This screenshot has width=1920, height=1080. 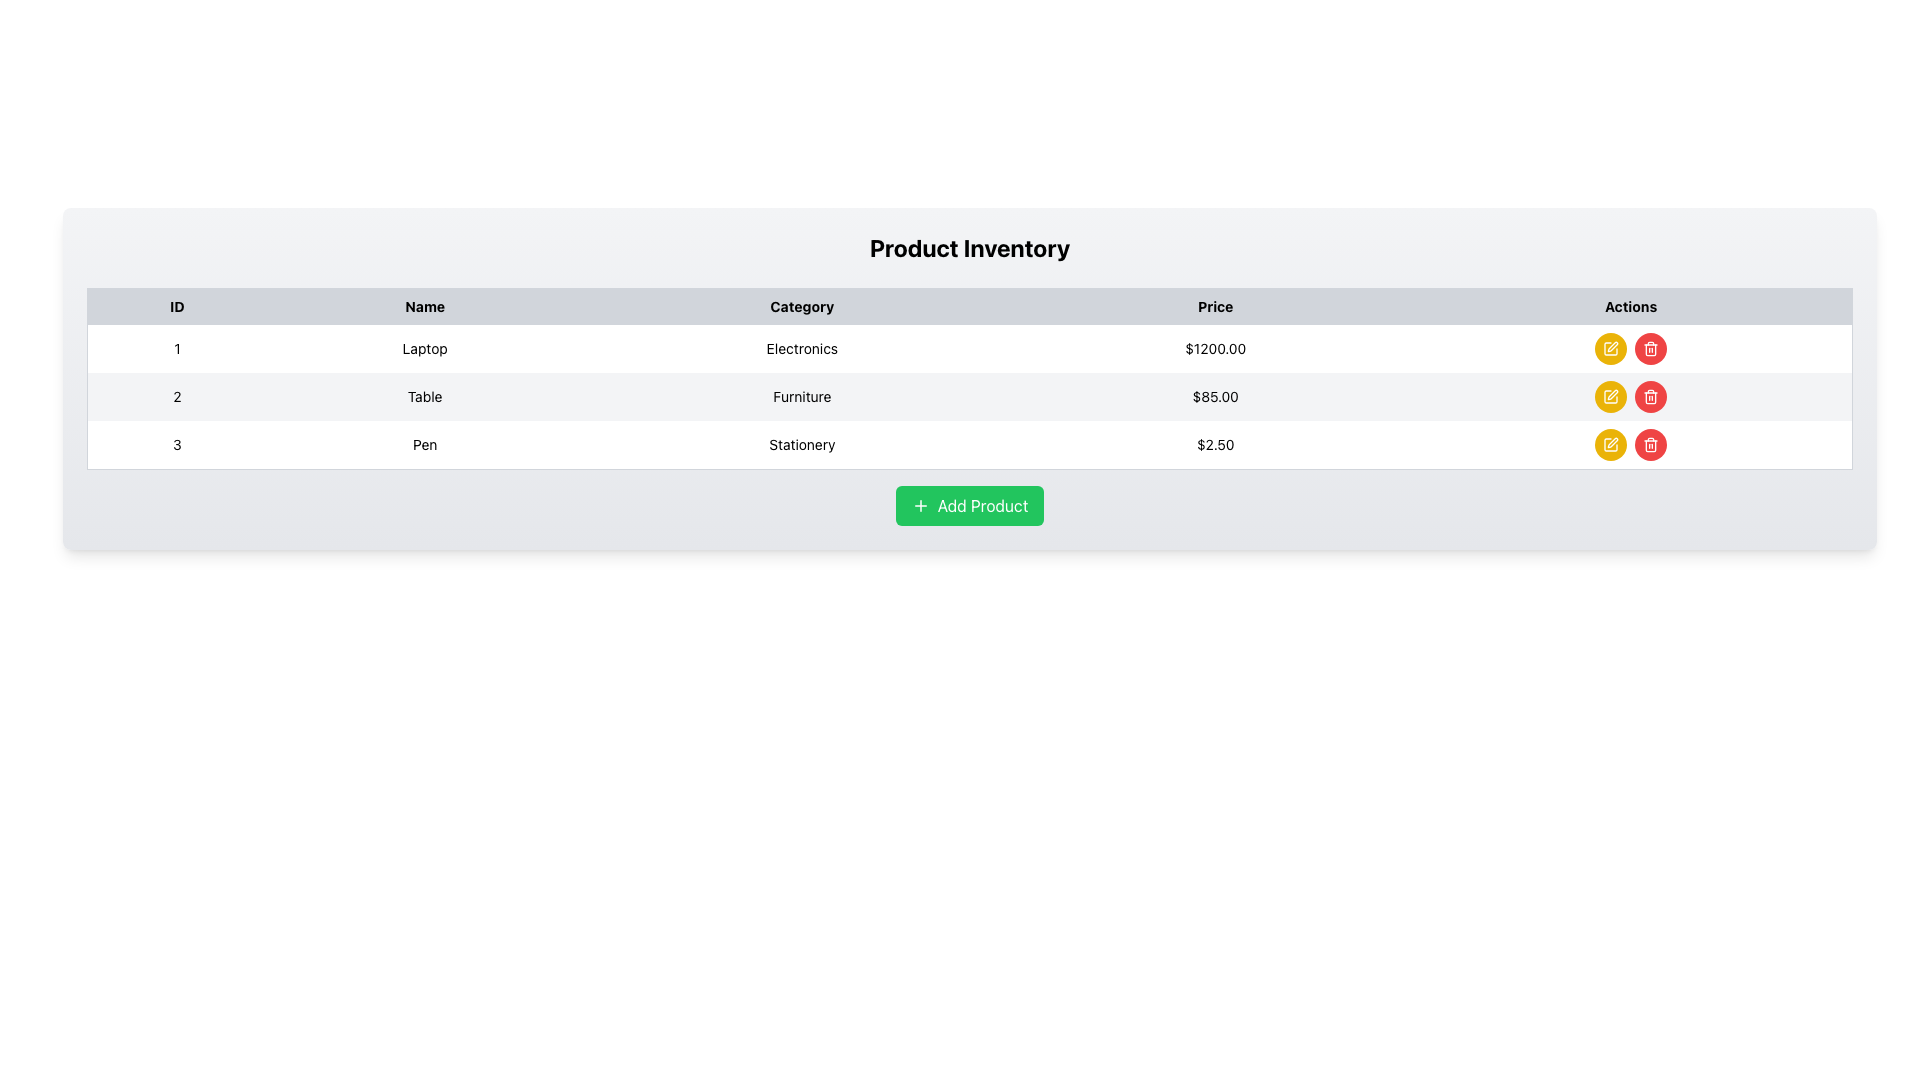 What do you see at coordinates (1214, 306) in the screenshot?
I see `text of the Table Header Cell that indicates price-related data, located in the fourth position of the table header row` at bounding box center [1214, 306].